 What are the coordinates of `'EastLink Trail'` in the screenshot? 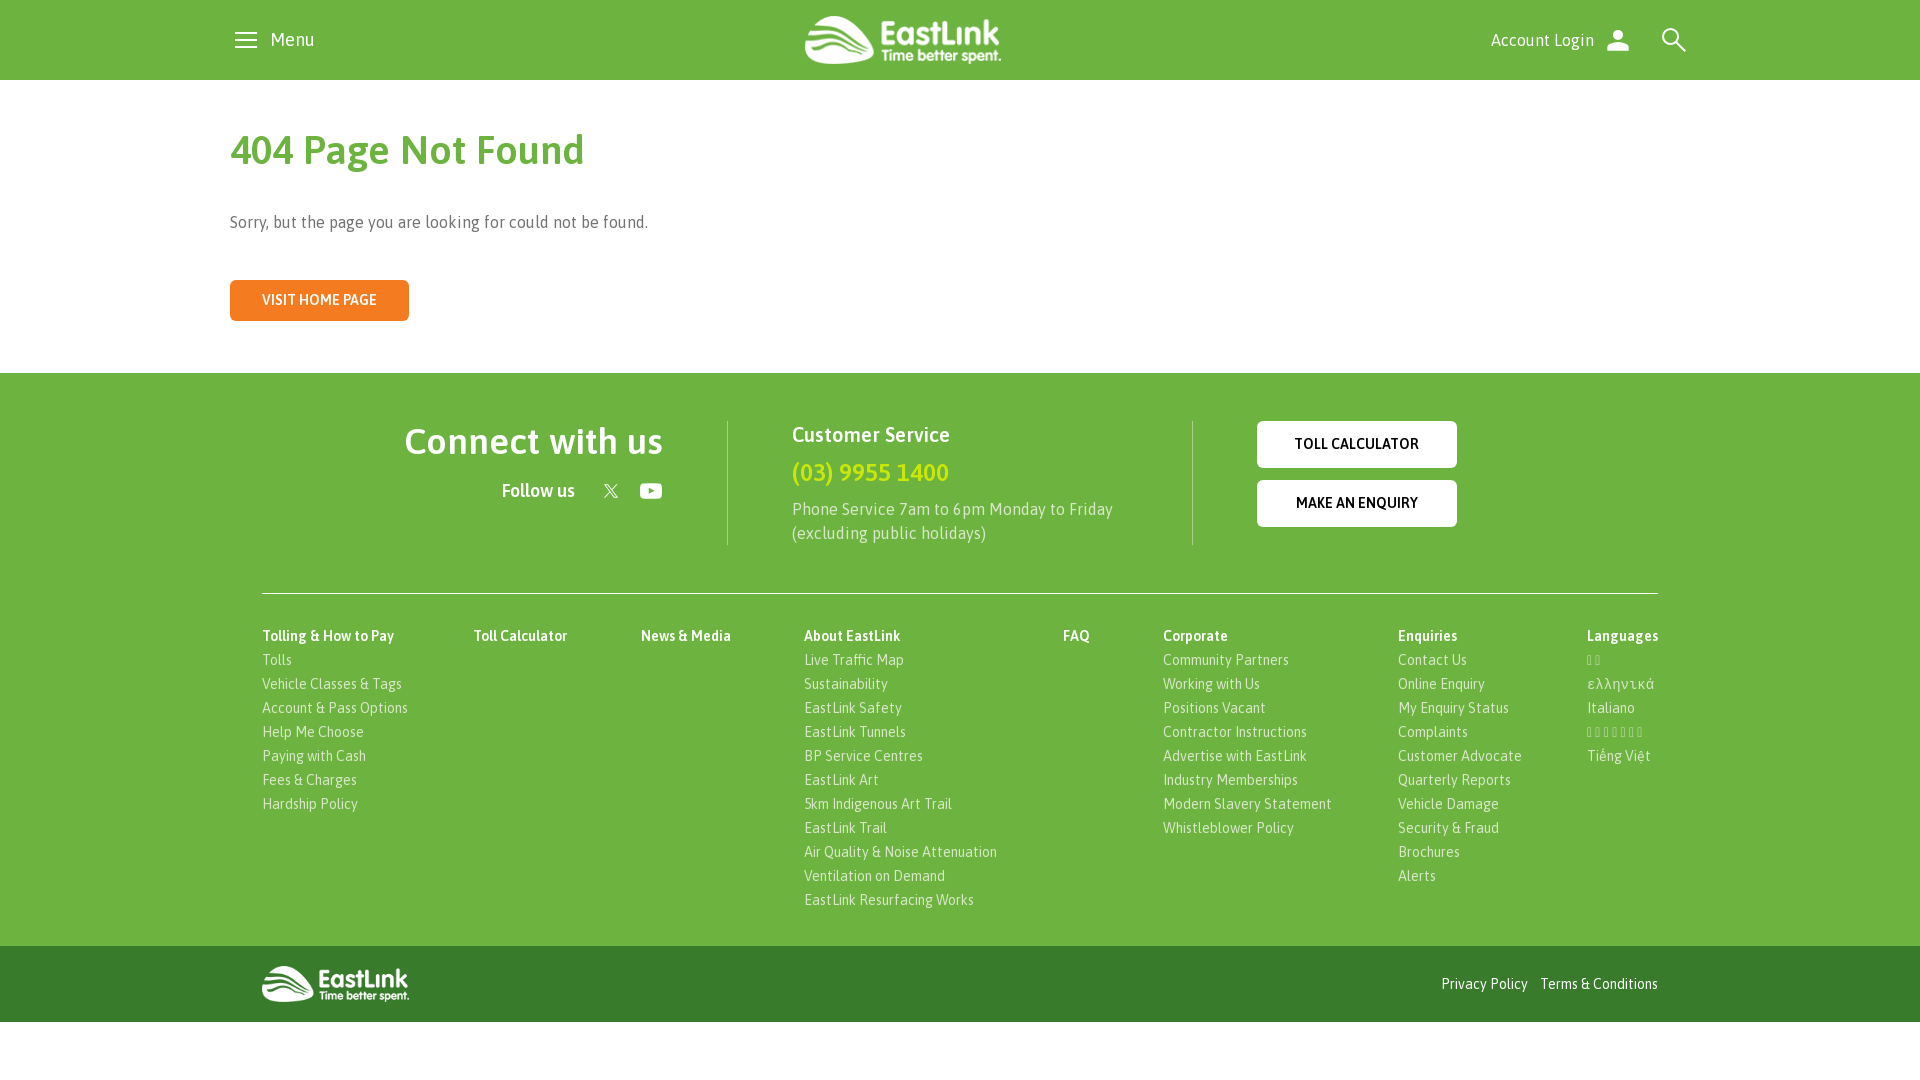 It's located at (853, 828).